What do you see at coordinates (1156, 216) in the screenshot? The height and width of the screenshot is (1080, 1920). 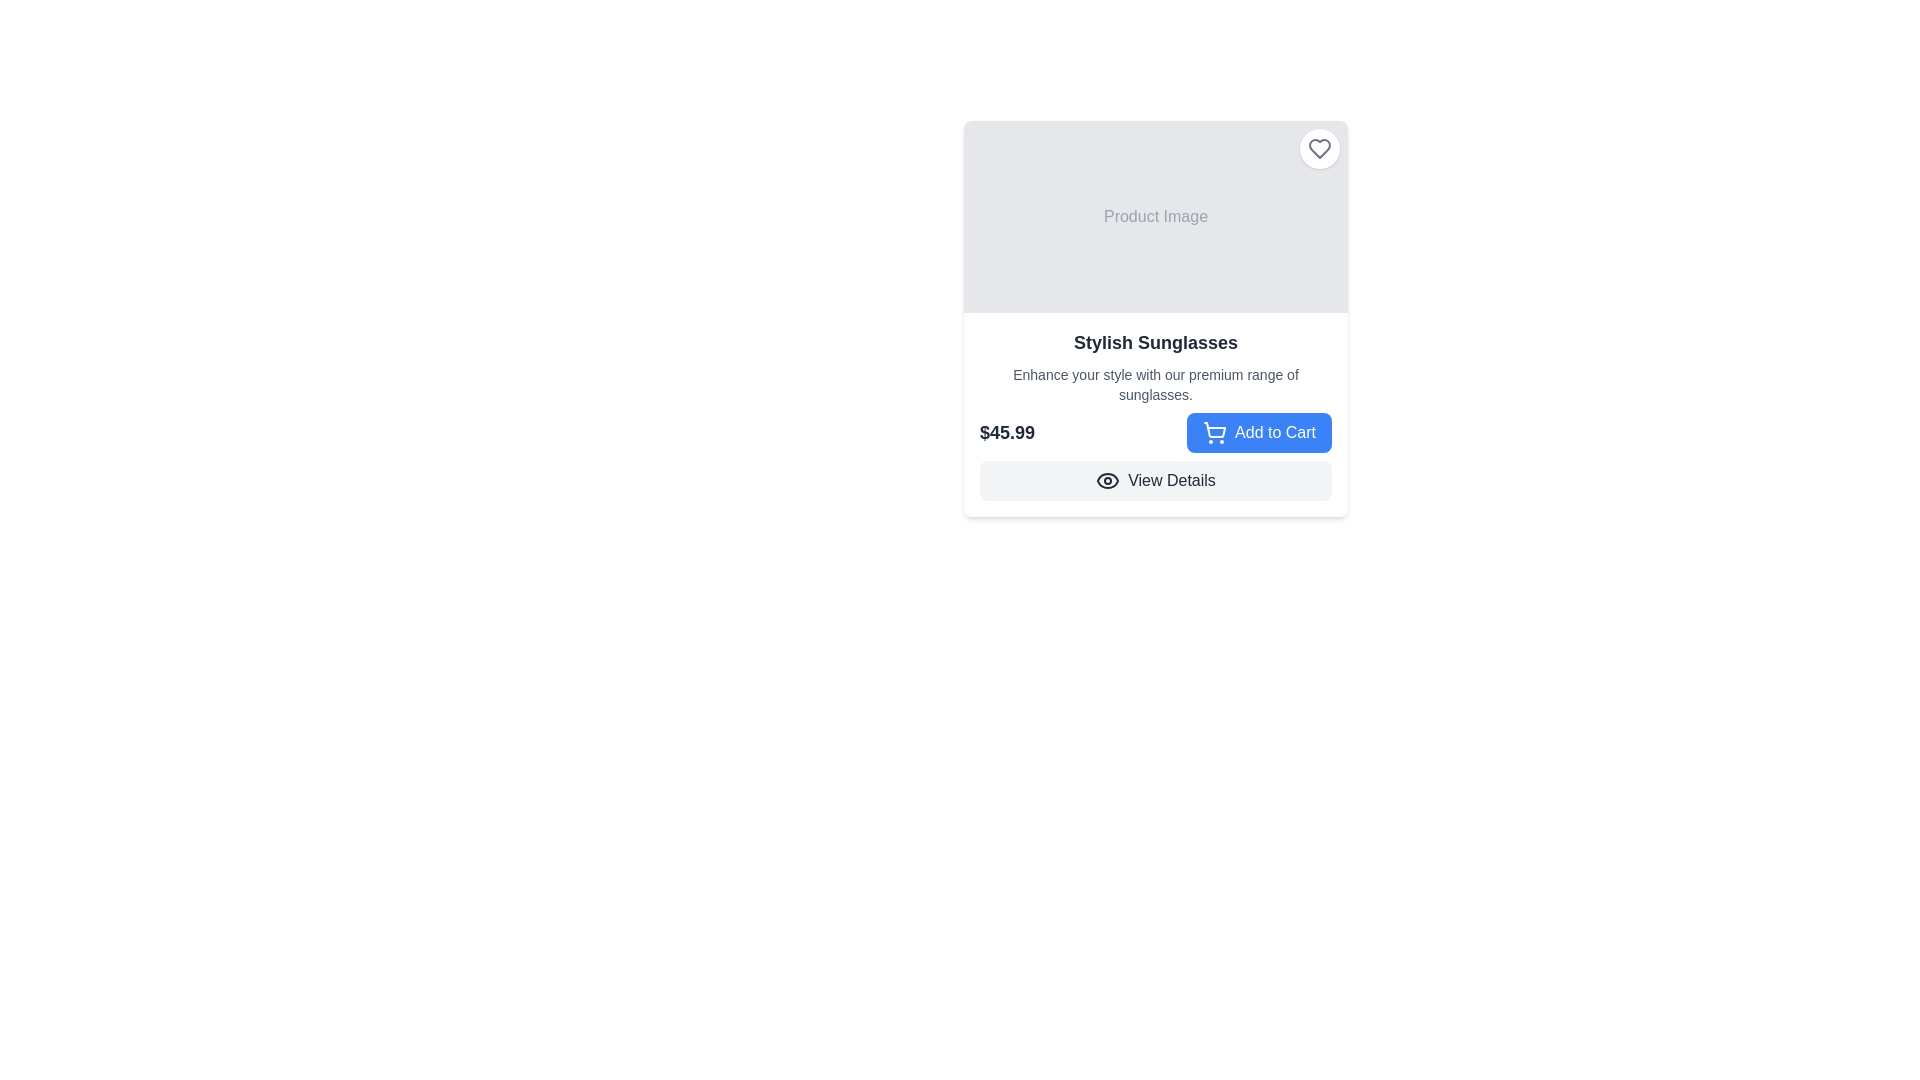 I see `the placeholder image display area which has a light gray background and contains the text 'Product Image'` at bounding box center [1156, 216].